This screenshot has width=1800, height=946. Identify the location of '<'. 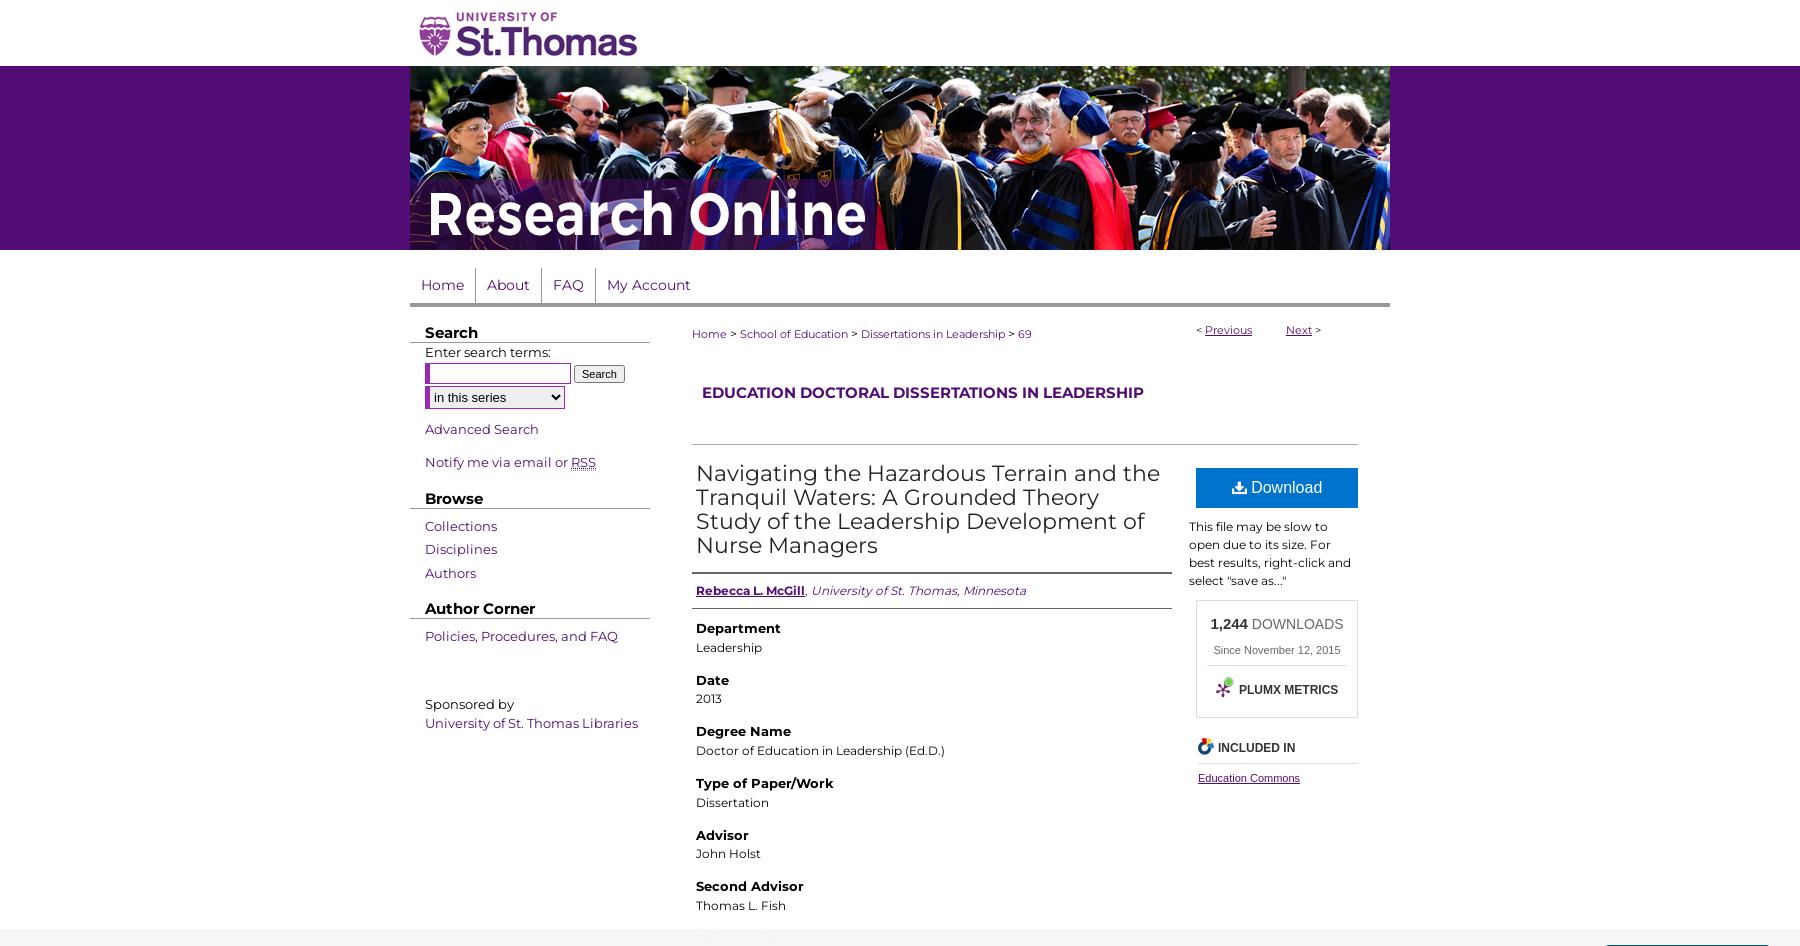
(1194, 329).